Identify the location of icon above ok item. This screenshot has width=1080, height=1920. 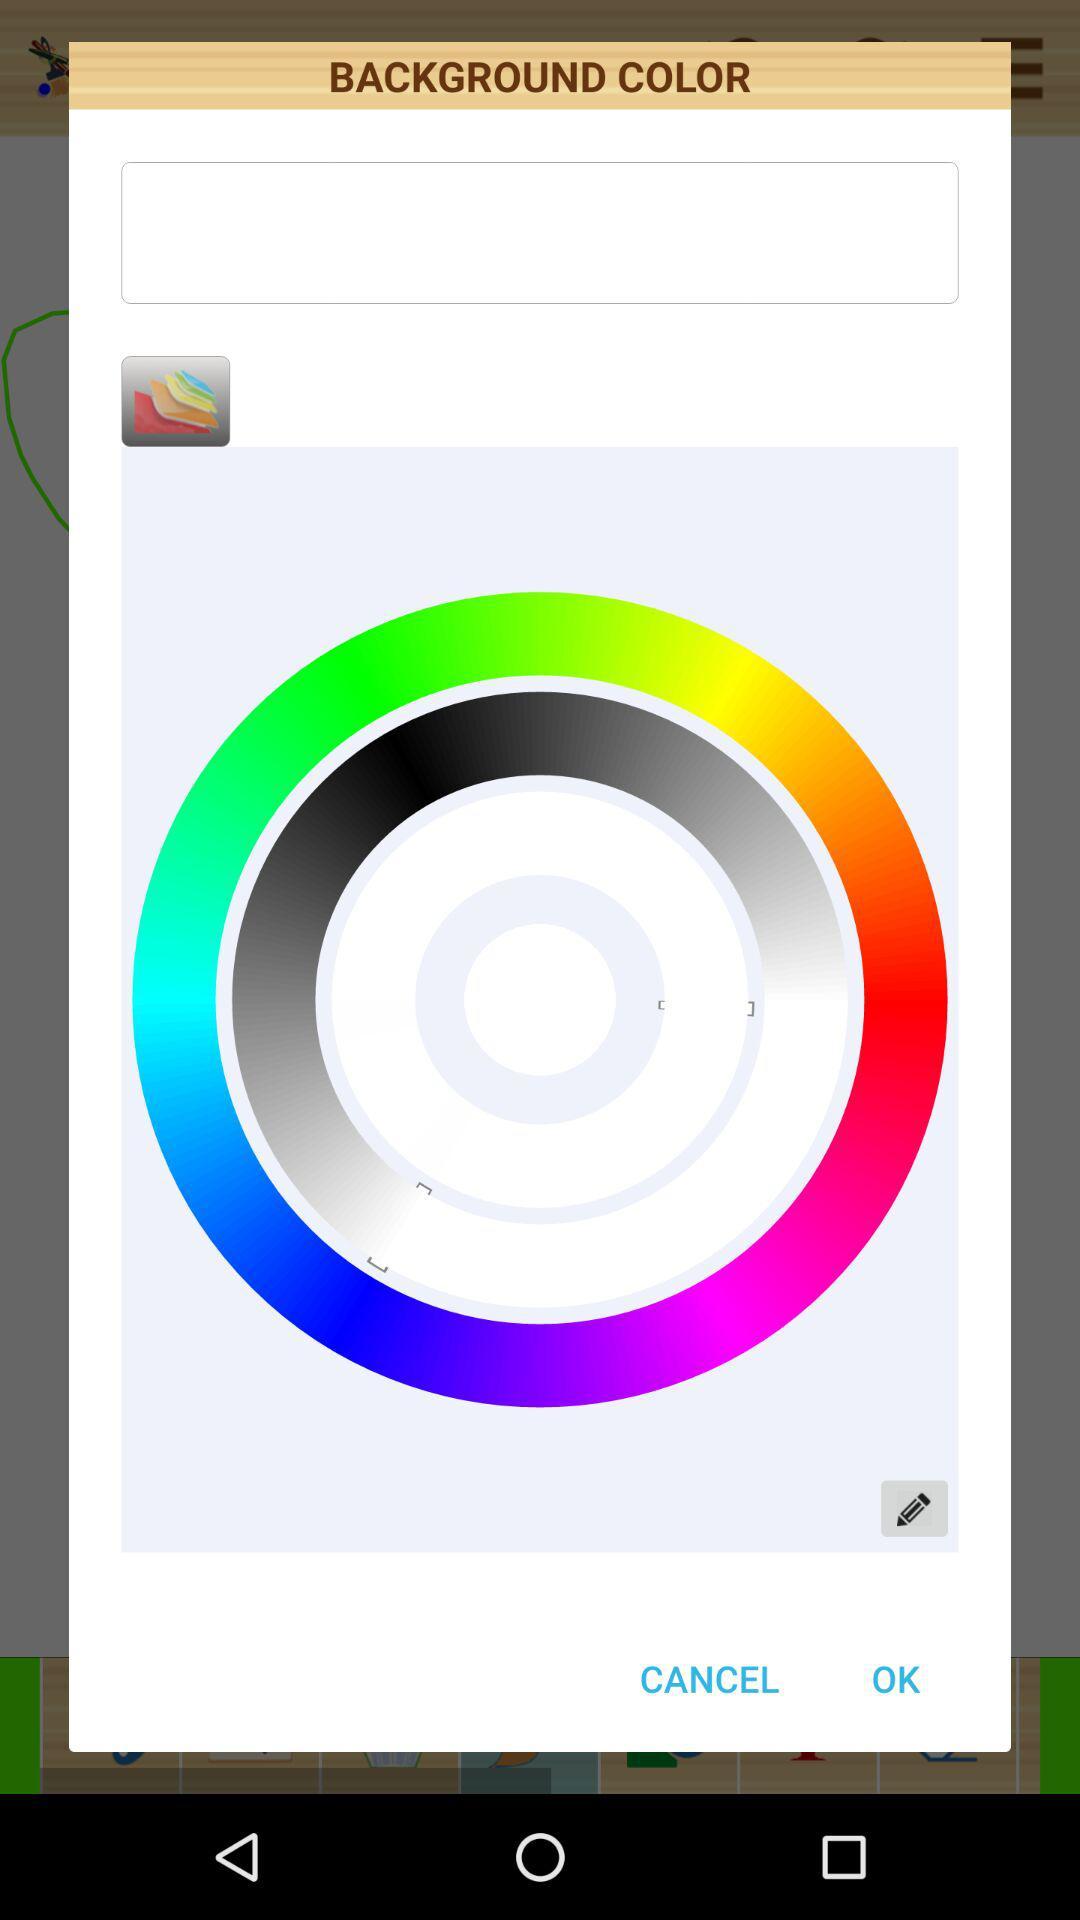
(914, 1508).